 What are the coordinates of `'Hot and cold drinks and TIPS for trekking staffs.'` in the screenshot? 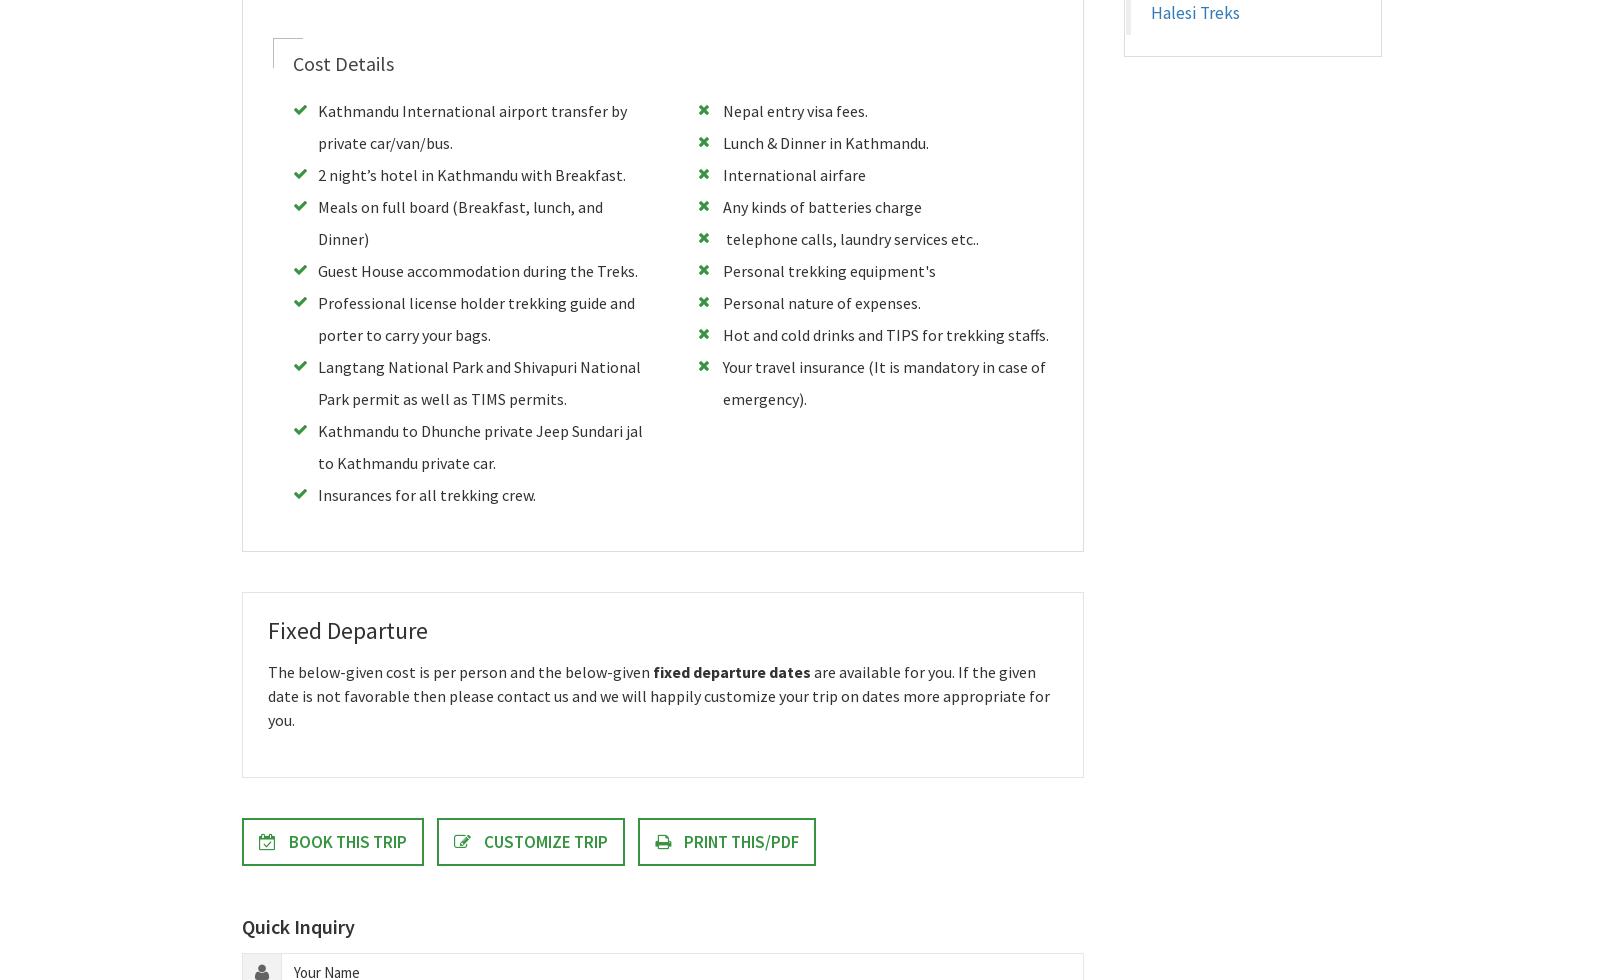 It's located at (884, 334).